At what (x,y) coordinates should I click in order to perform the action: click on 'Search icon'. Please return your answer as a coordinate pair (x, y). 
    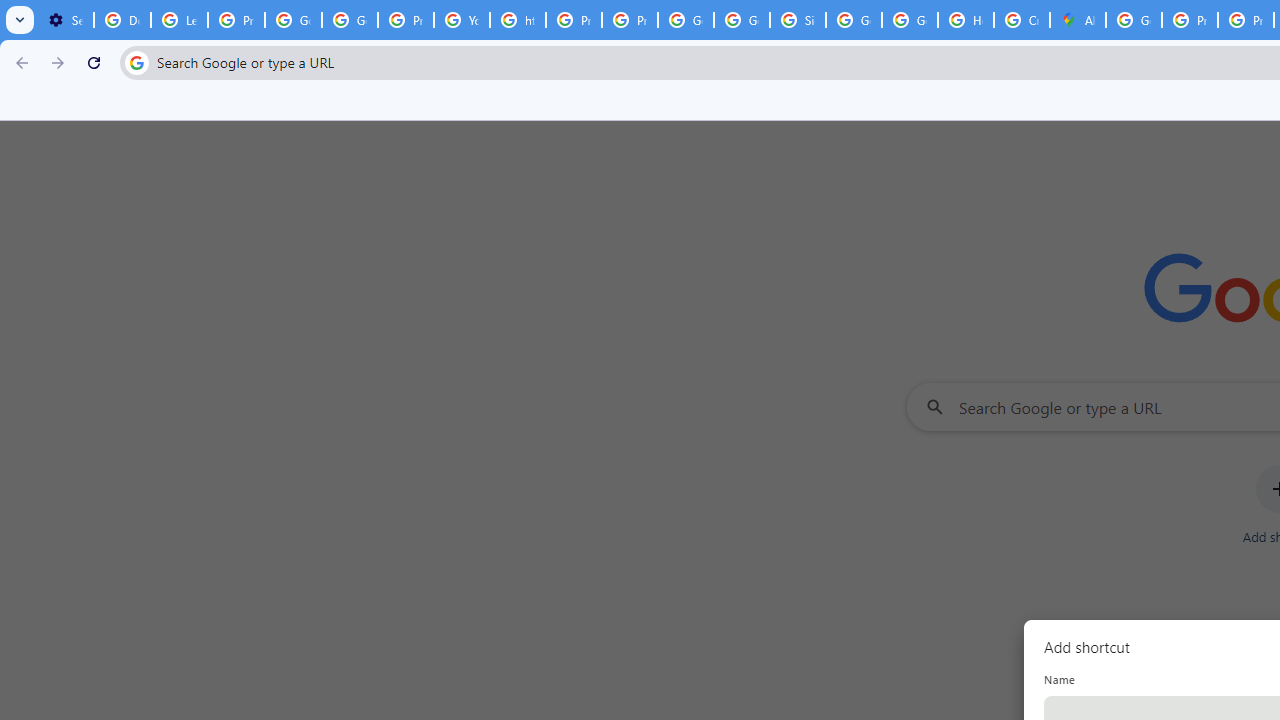
    Looking at the image, I should click on (135, 61).